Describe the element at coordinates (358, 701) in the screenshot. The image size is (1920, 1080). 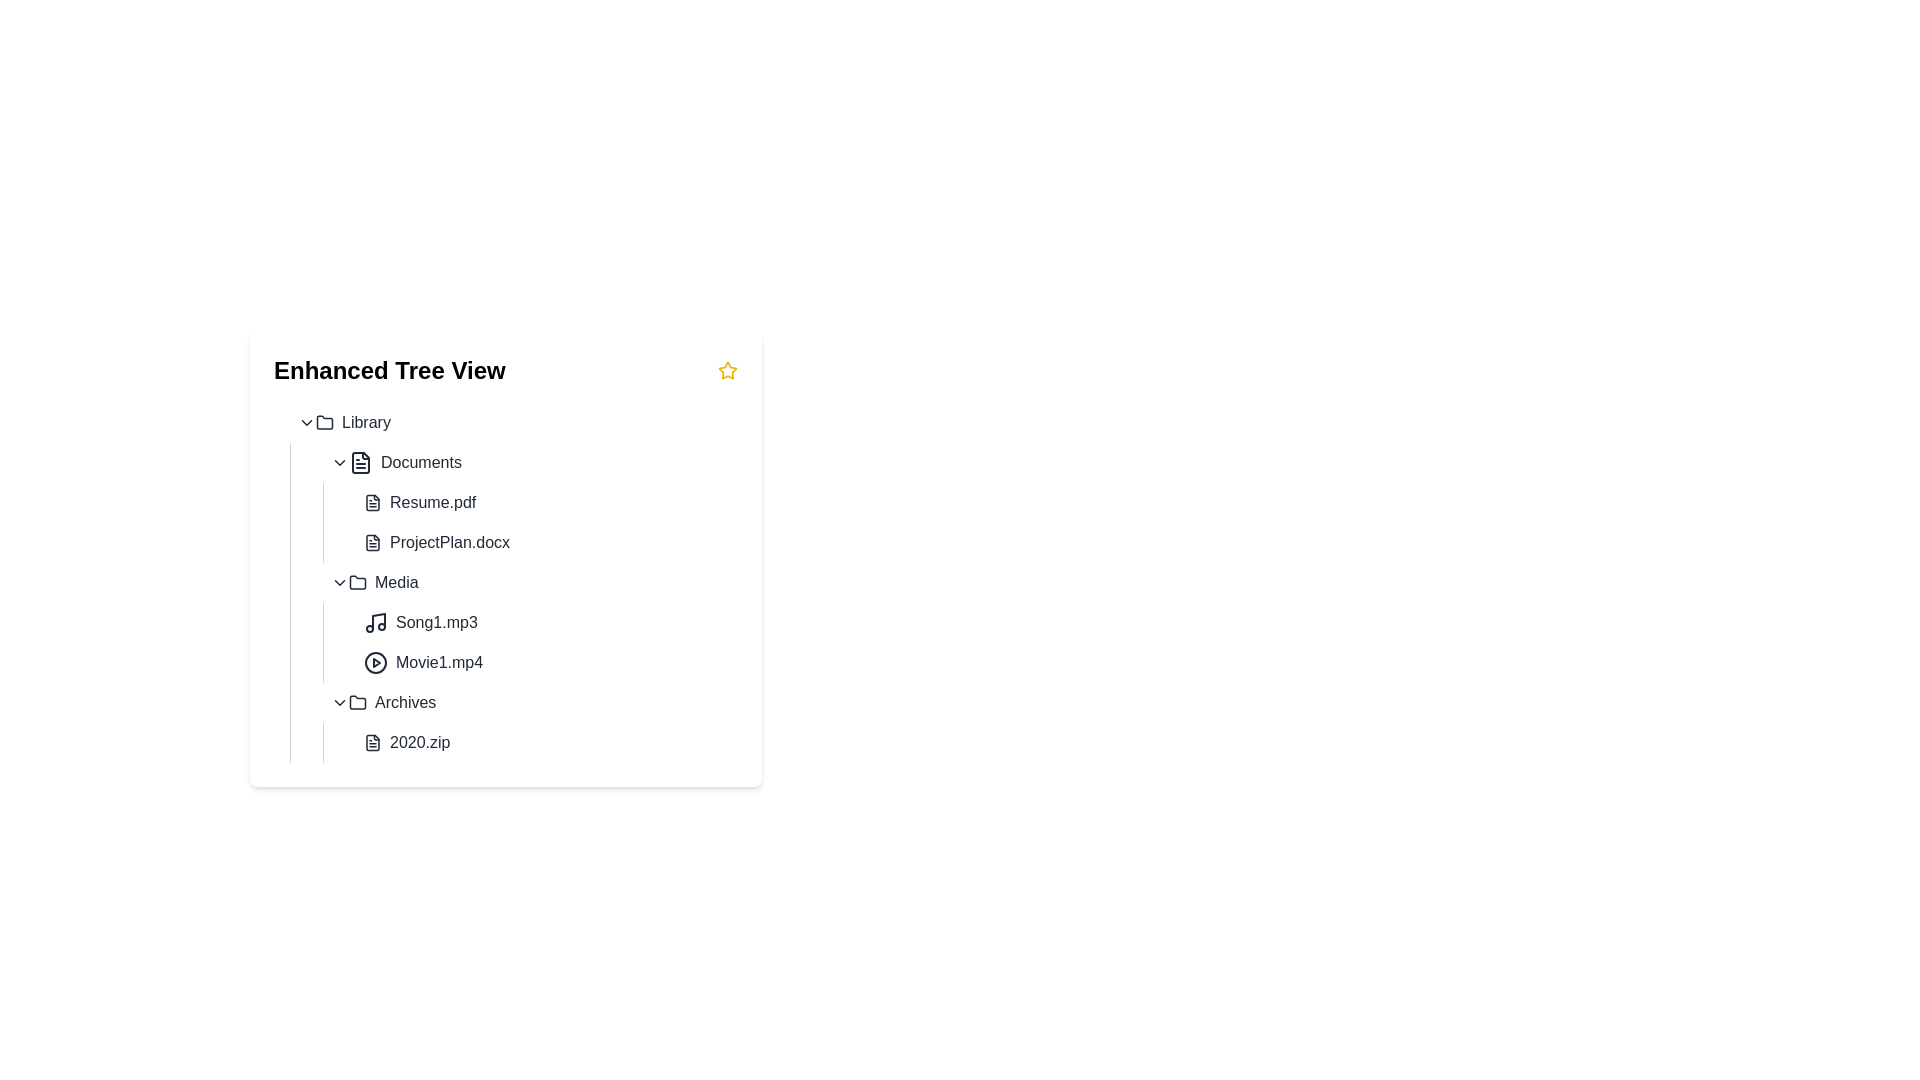
I see `the folder icon located under the 'Archives' section at the third hierarchical level` at that location.